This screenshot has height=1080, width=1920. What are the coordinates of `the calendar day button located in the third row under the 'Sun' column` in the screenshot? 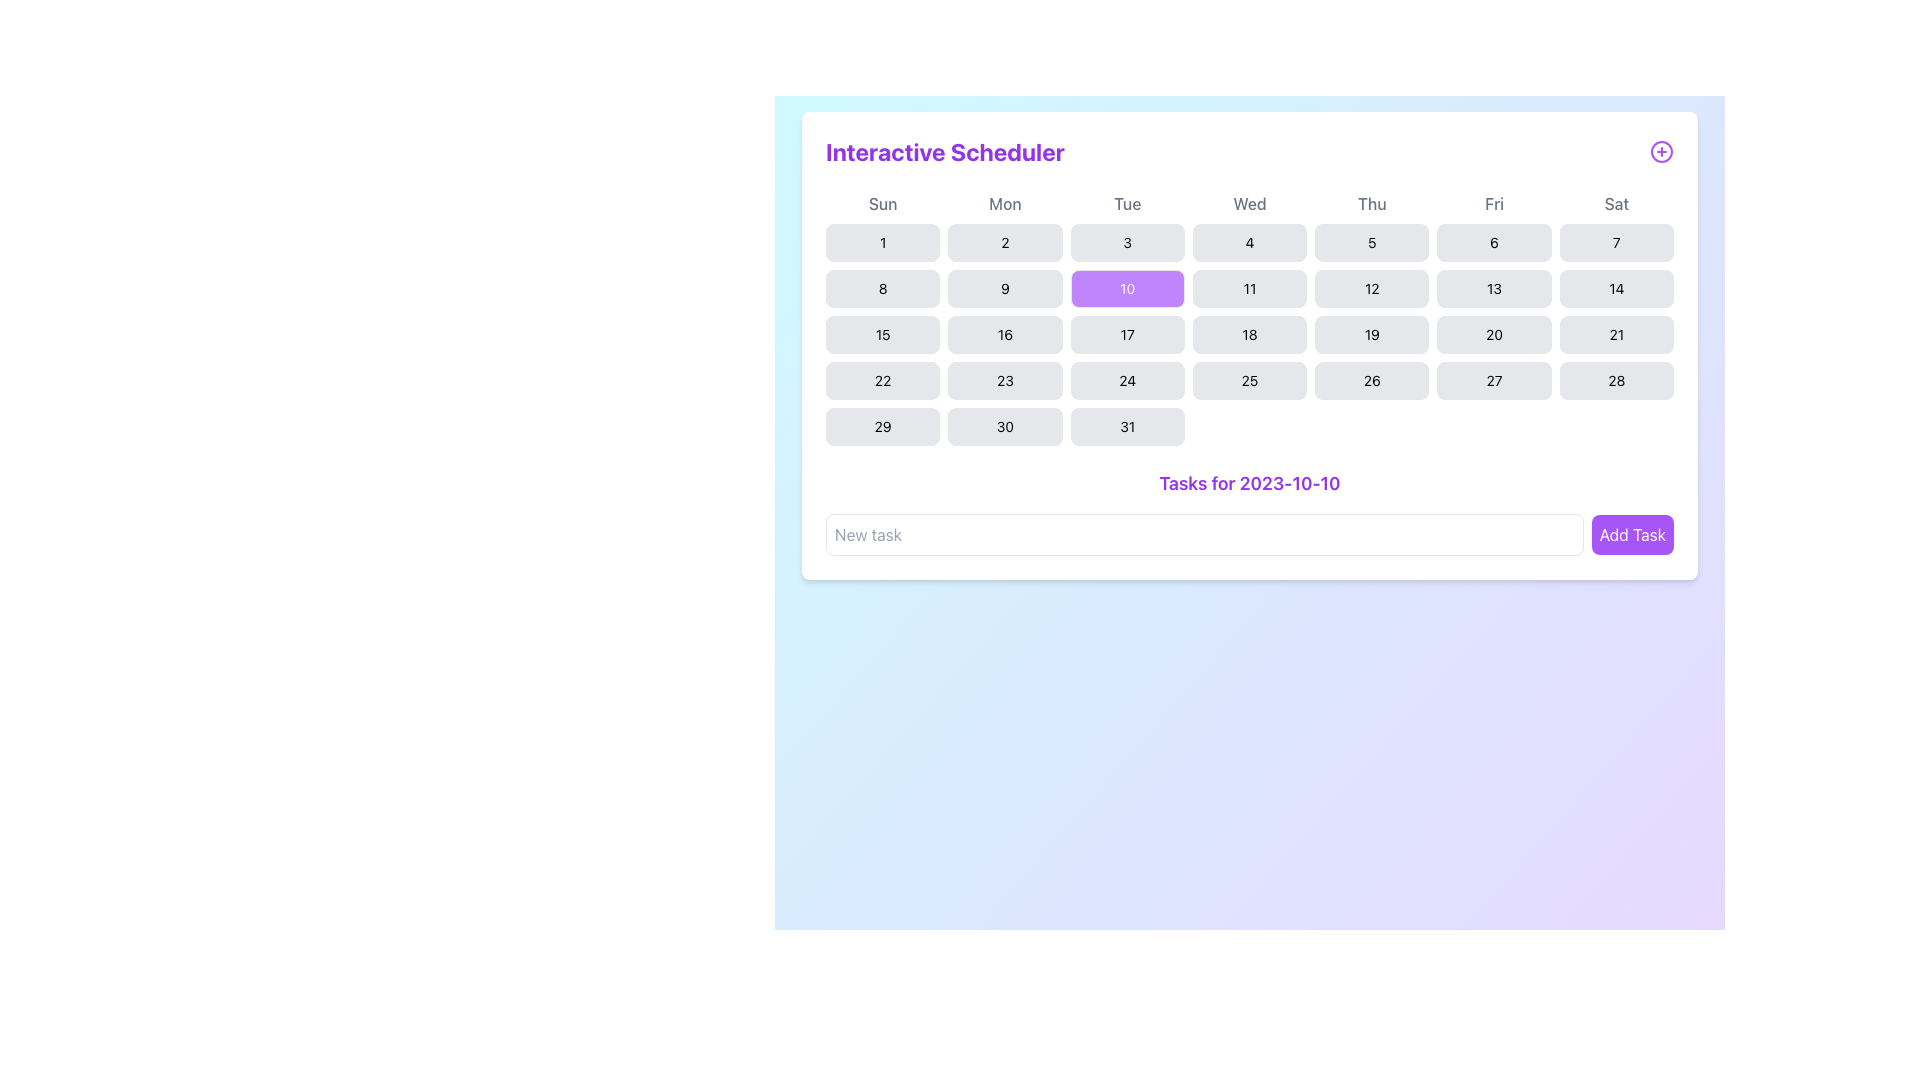 It's located at (882, 334).